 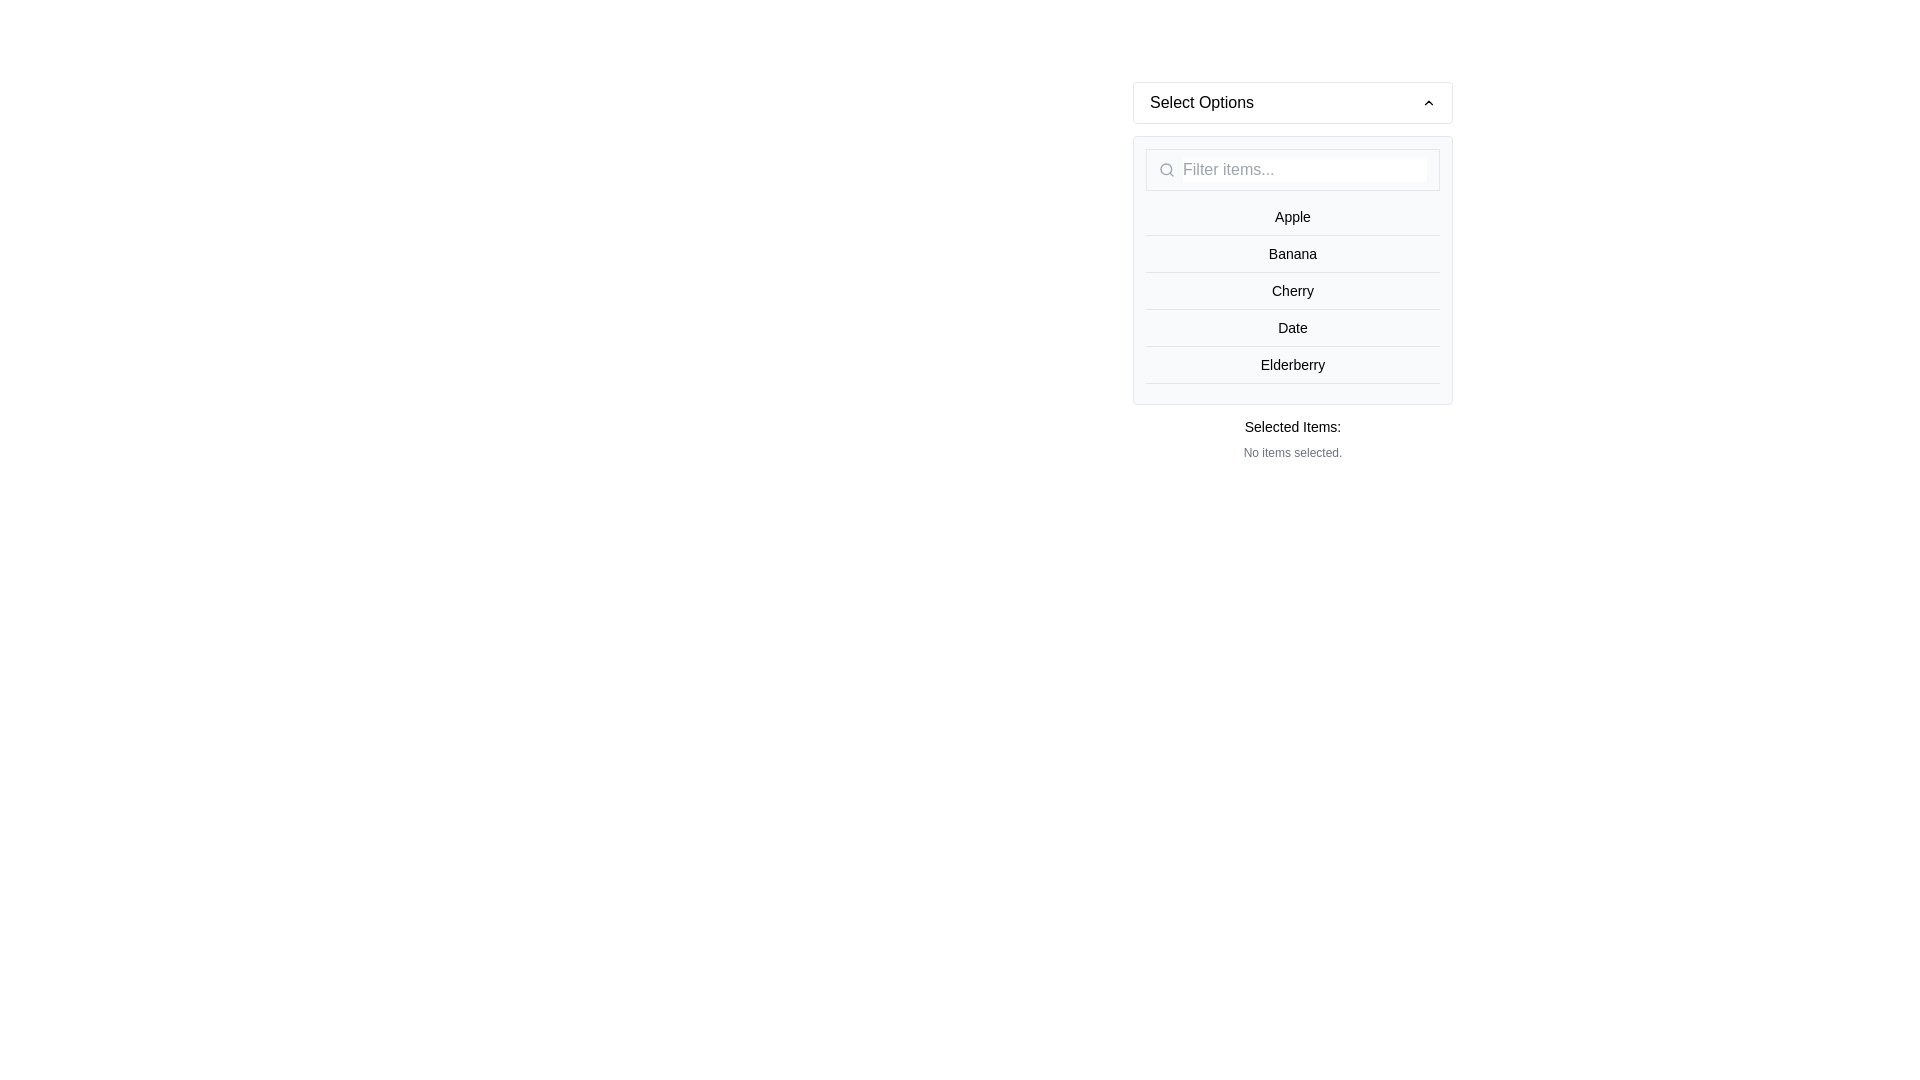 I want to click on the 'Elderberry' option in the dropdown list, so click(x=1292, y=365).